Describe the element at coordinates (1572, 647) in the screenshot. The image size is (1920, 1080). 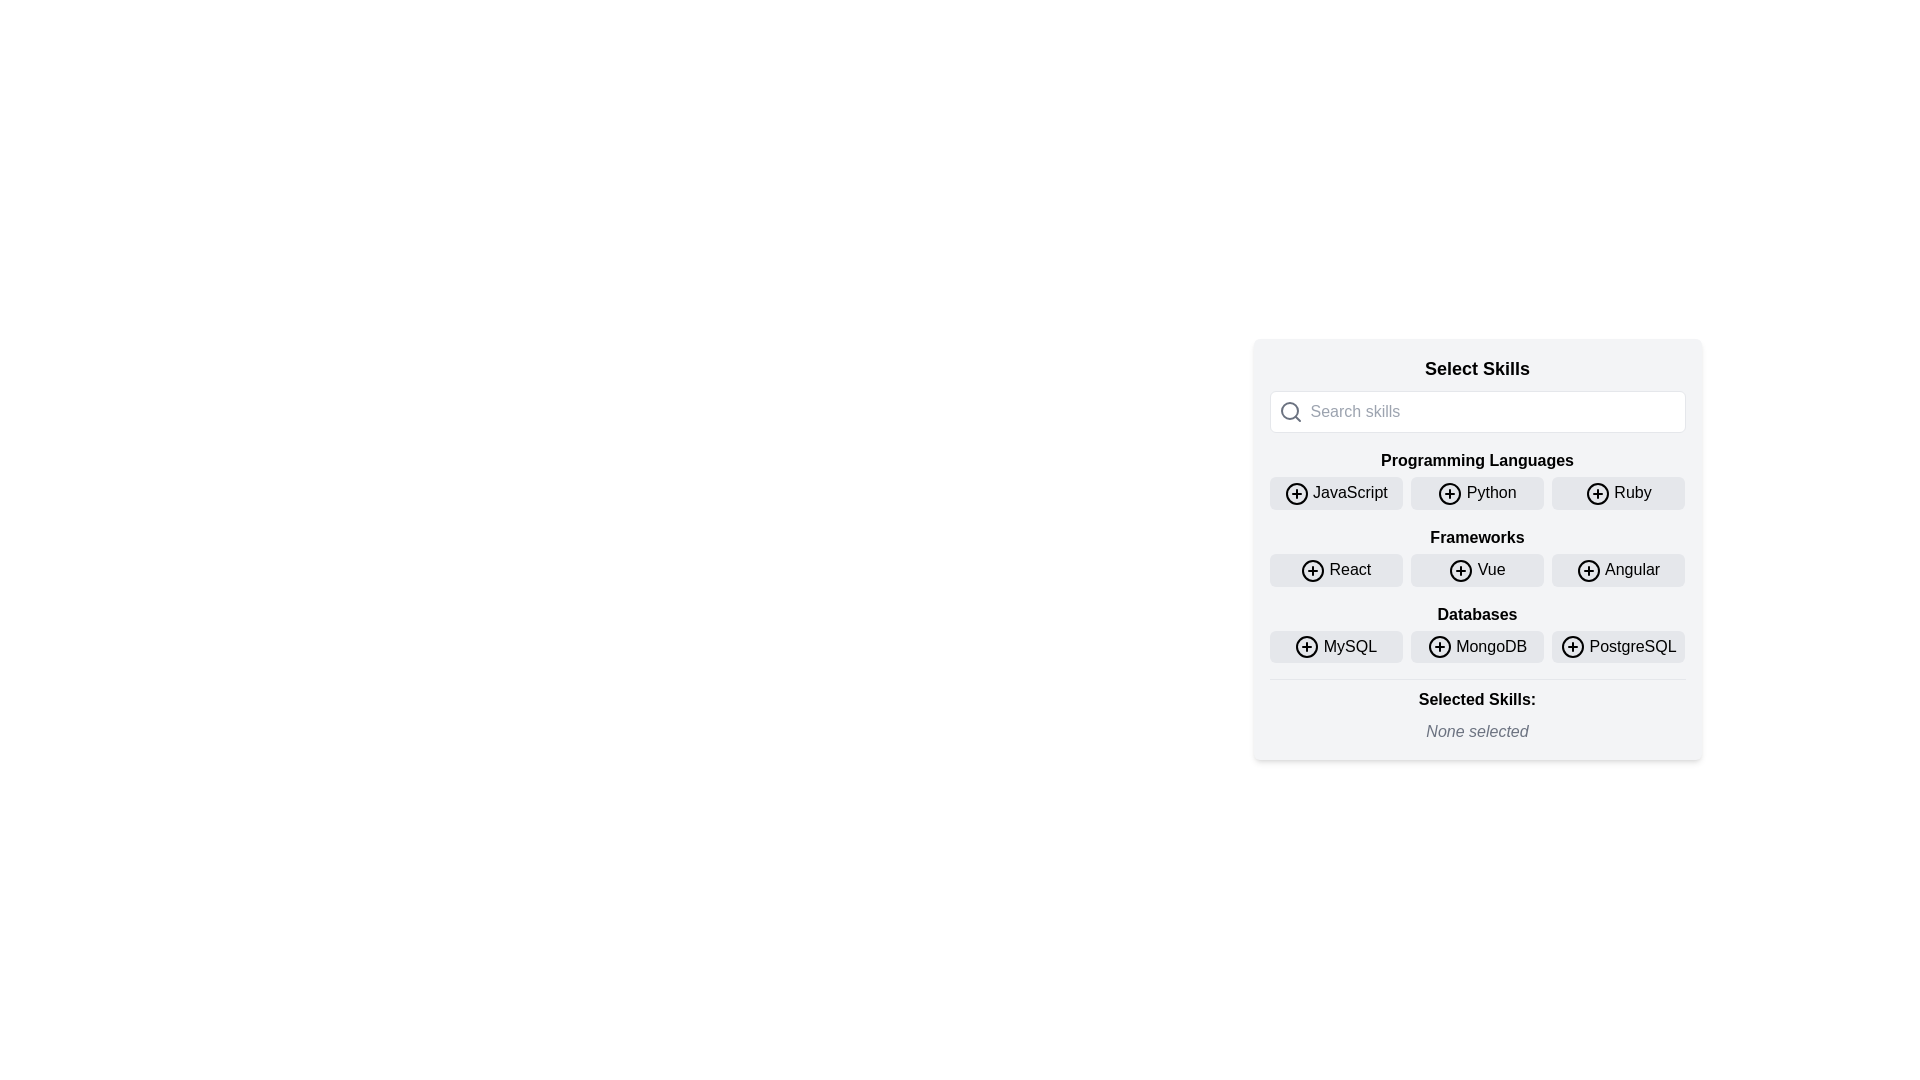
I see `the button next to the label 'PostgreSQL' in the 'Databases' section` at that location.